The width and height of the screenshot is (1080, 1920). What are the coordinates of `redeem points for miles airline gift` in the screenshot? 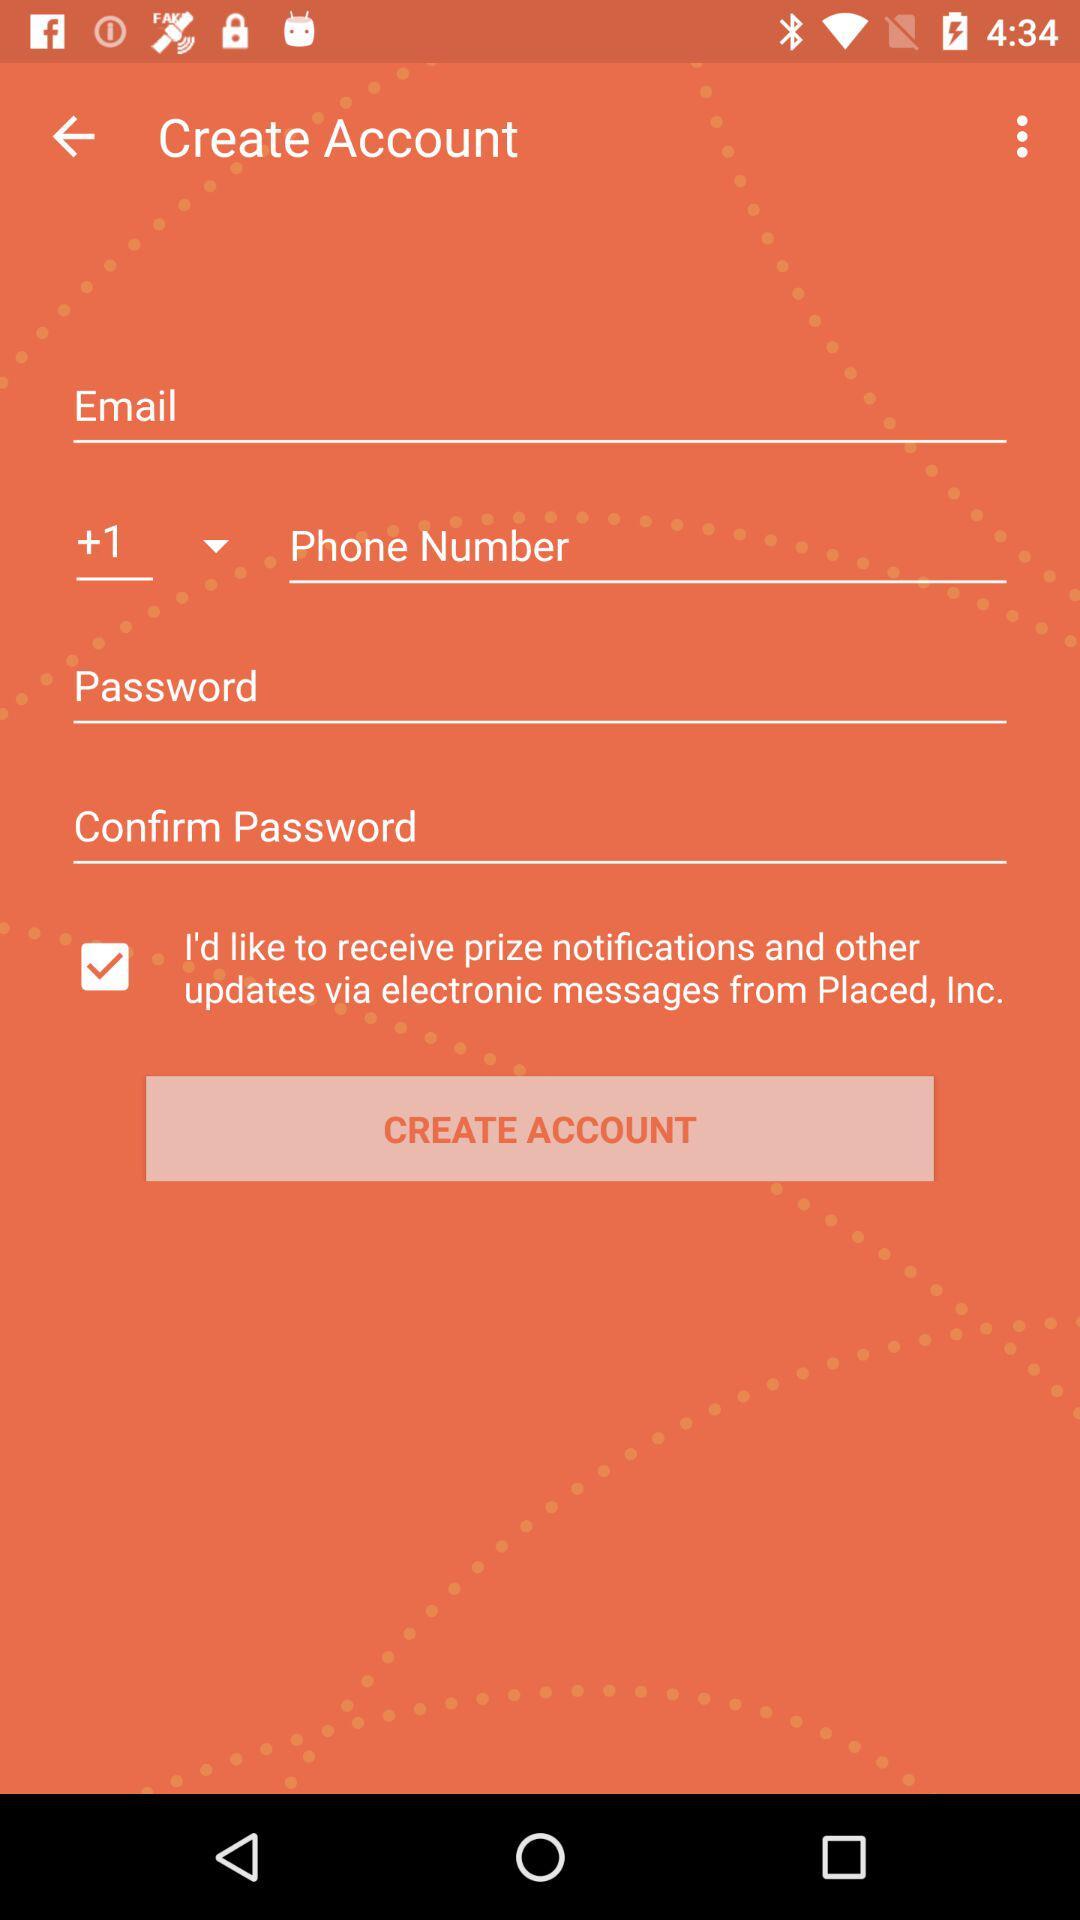 It's located at (540, 406).